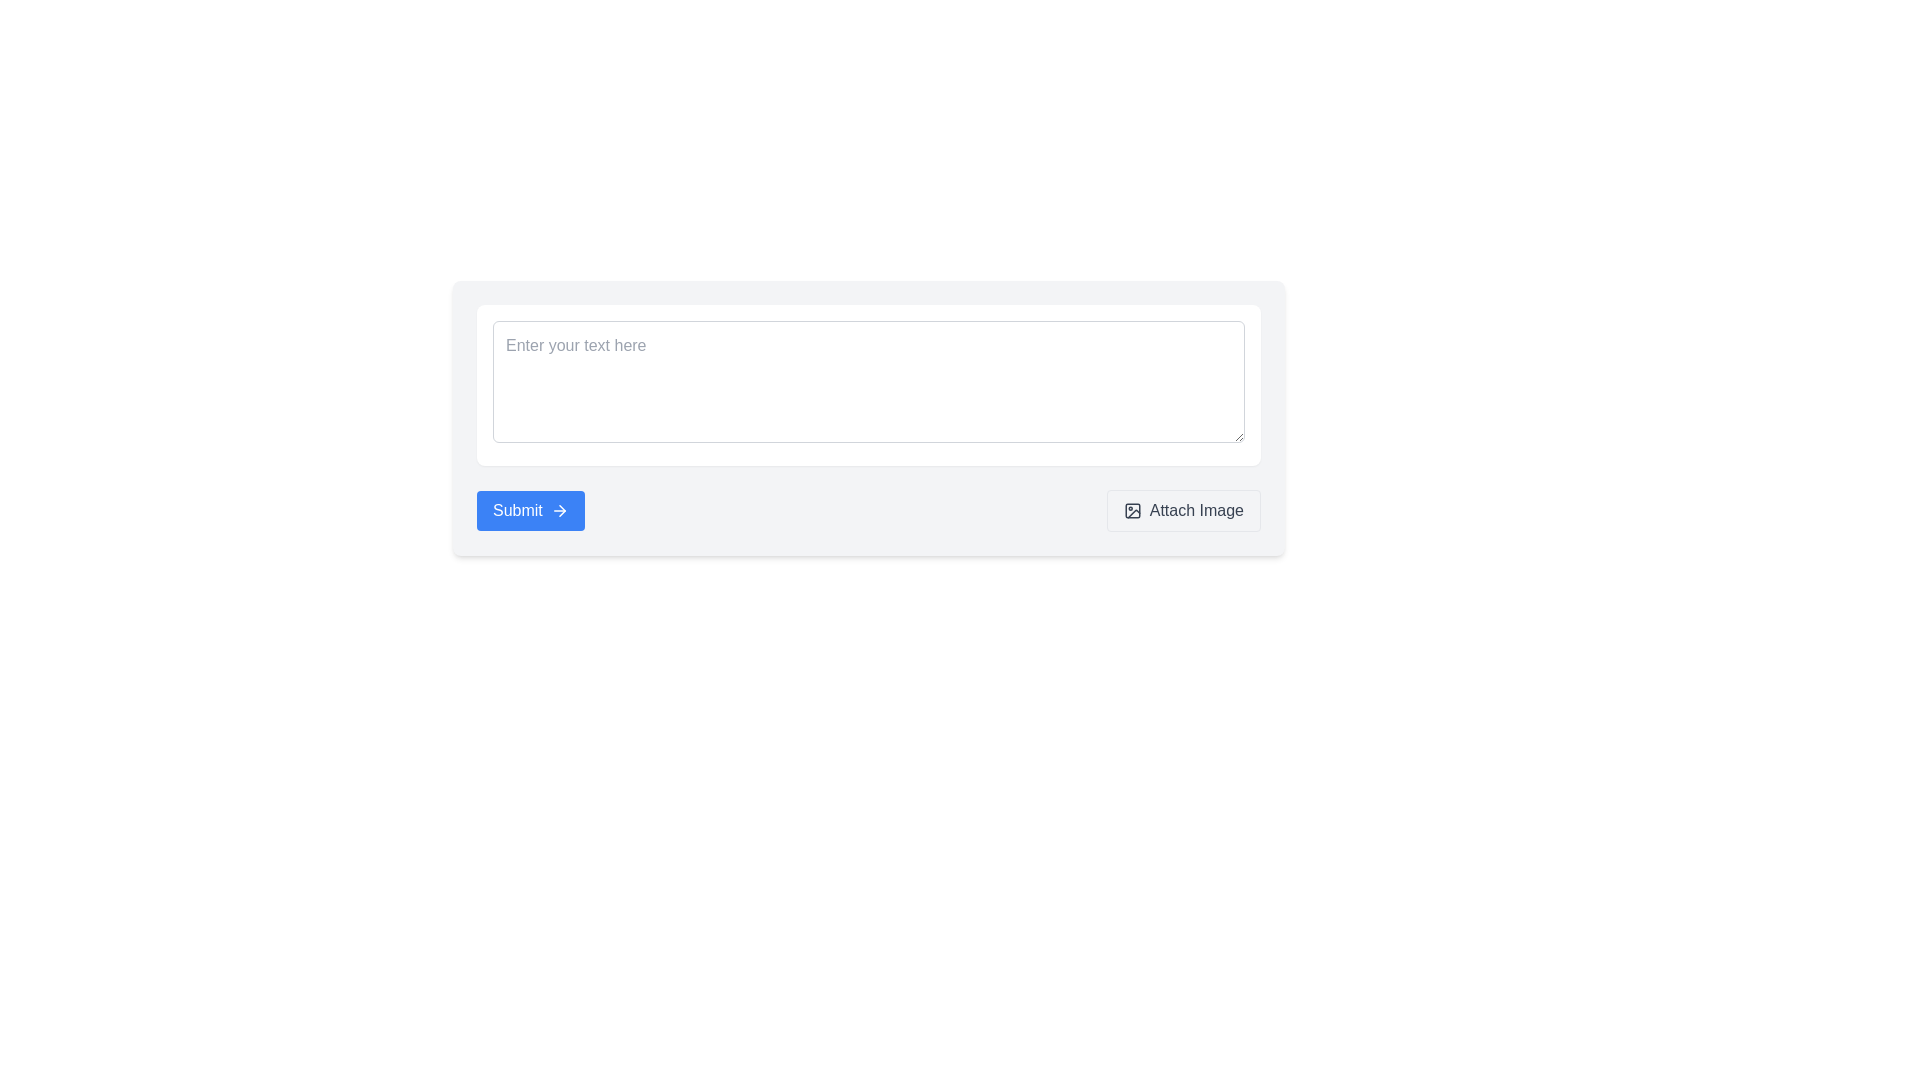  What do you see at coordinates (1132, 509) in the screenshot?
I see `the 'Attach Image' button, which is indicated by the icon located to the left of the text label at the bottom-right corner of the form interface, to initiate image attachment` at bounding box center [1132, 509].